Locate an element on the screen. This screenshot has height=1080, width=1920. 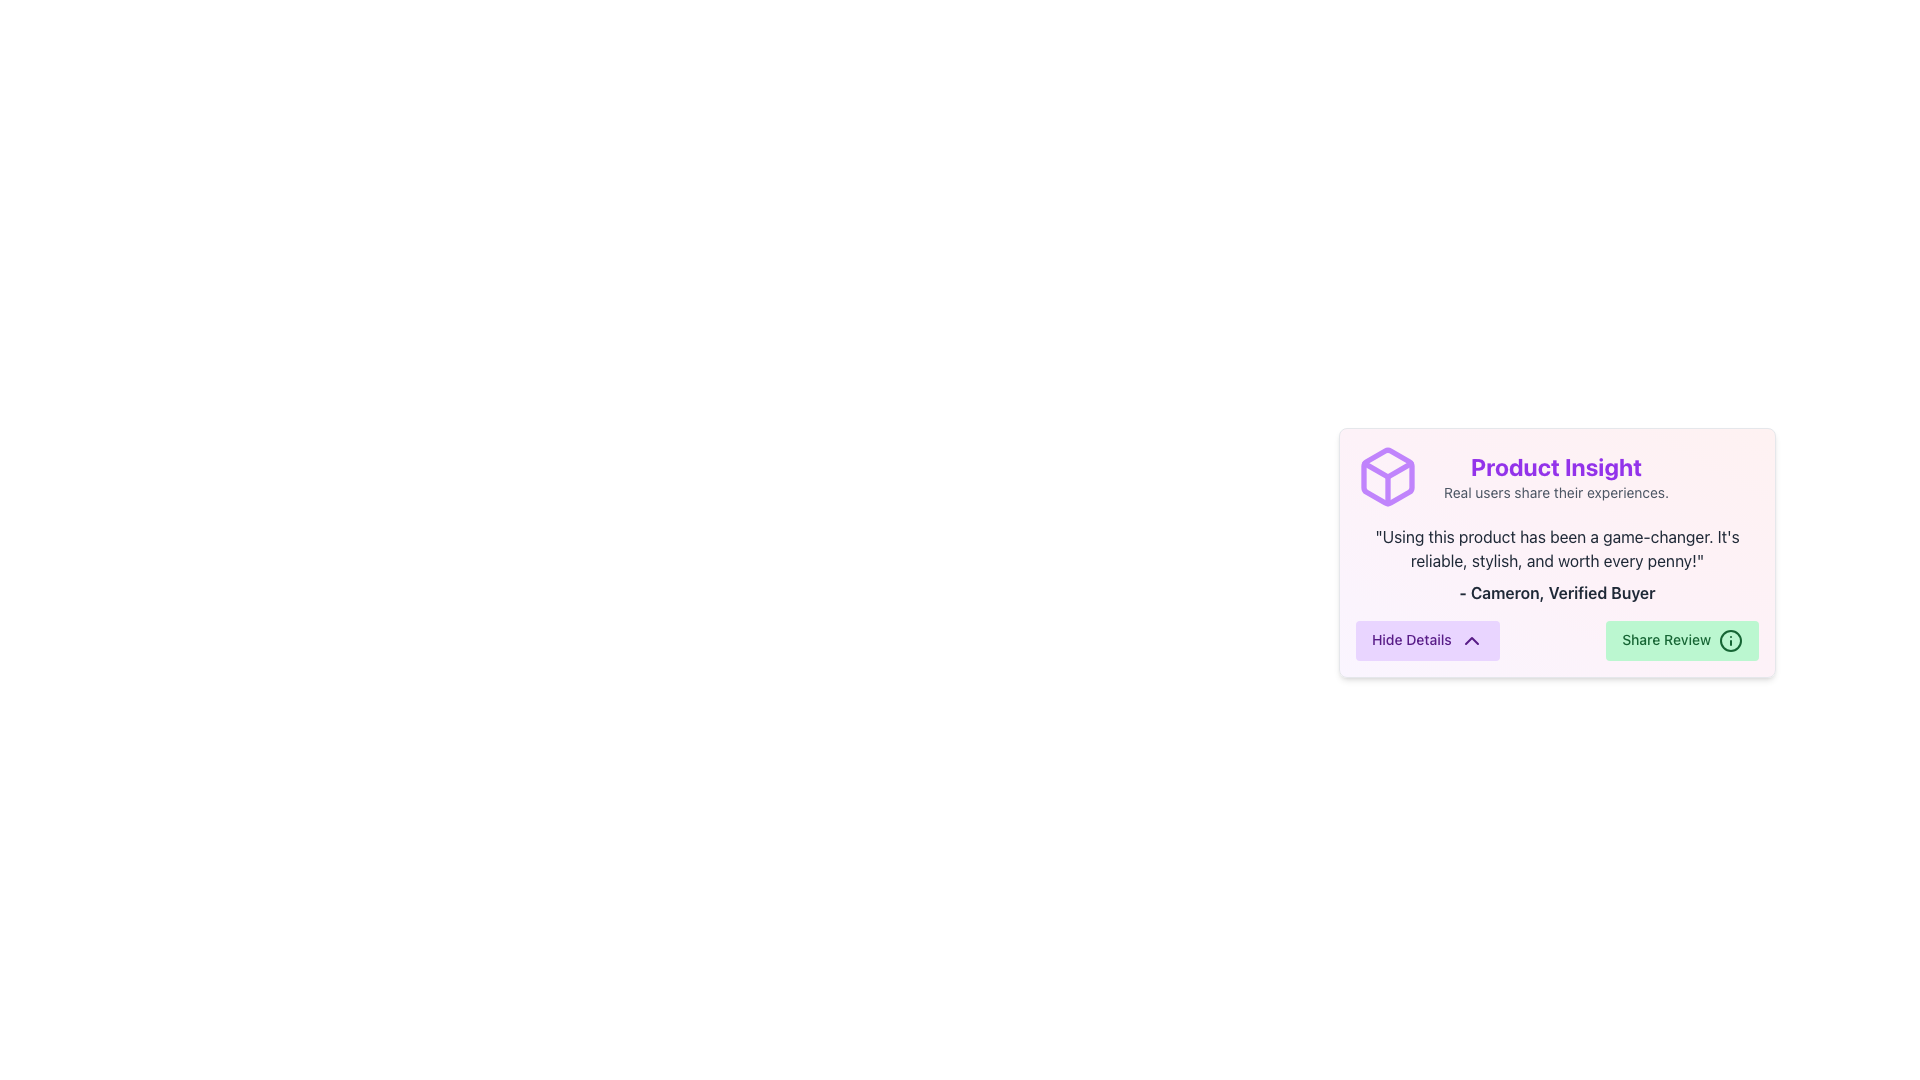
the informational icon located on the rightmost side of the 'Share Review' button for accessibility purposes is located at coordinates (1730, 640).